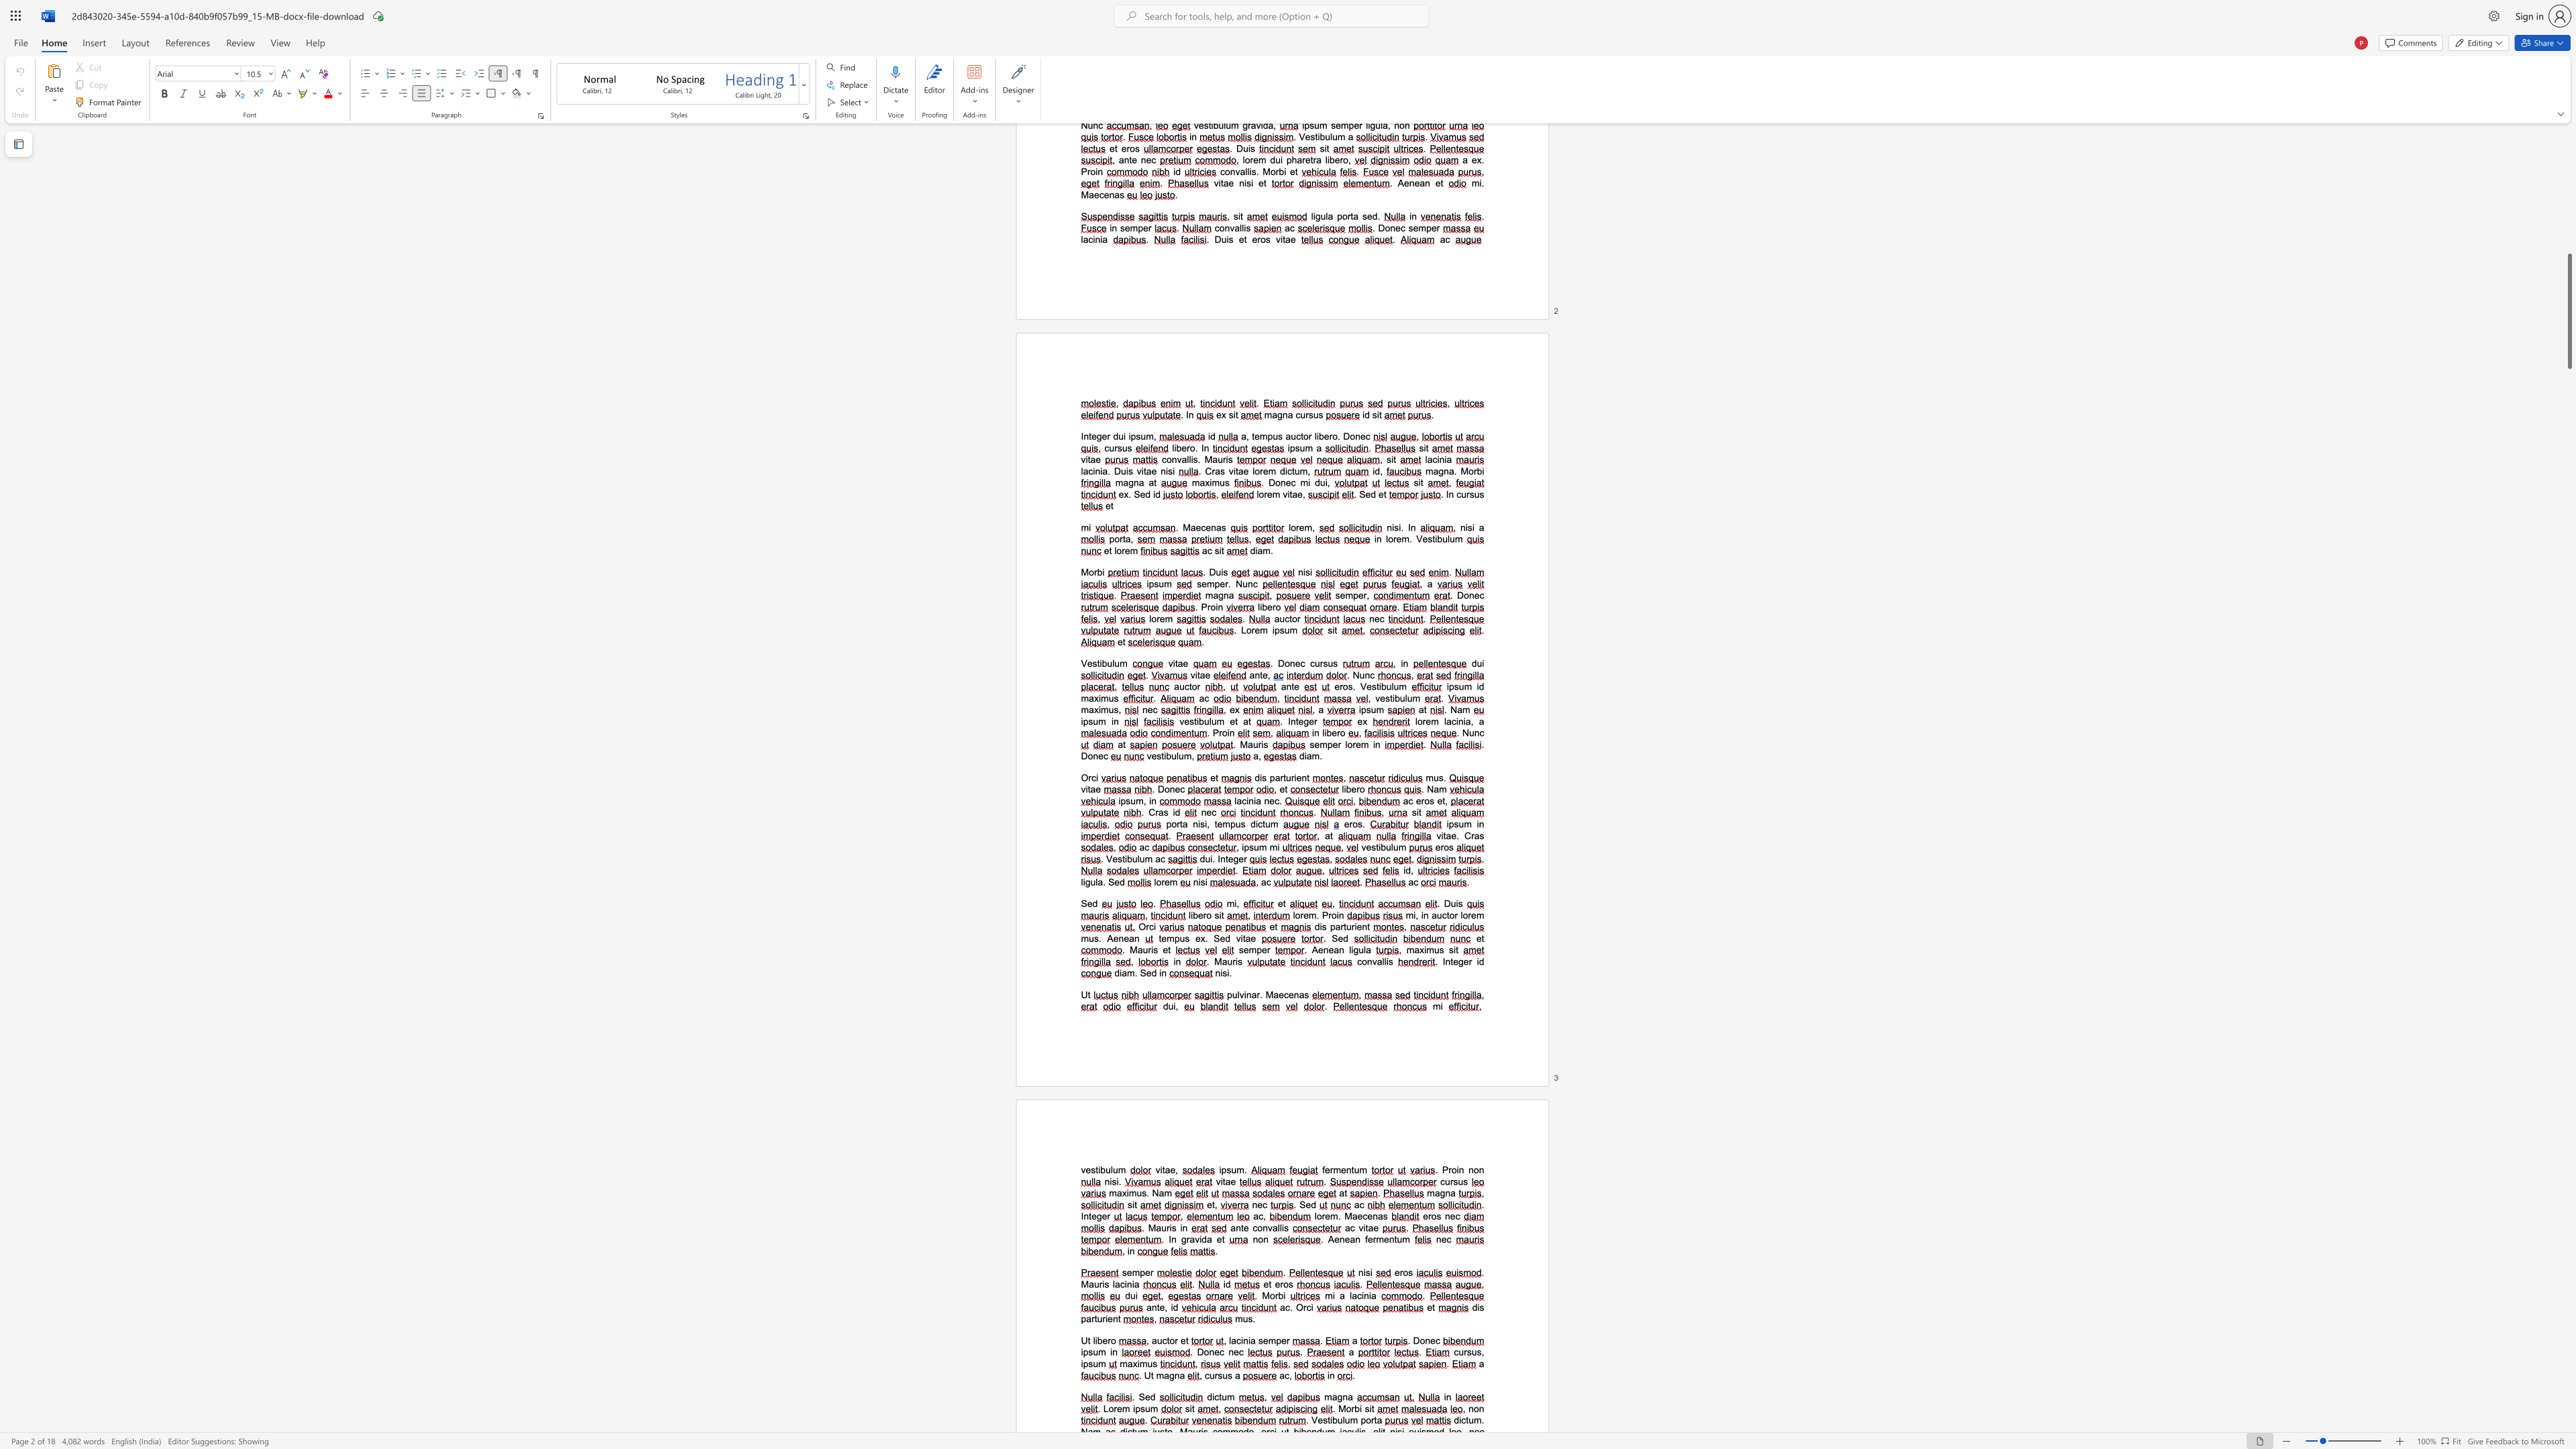 The width and height of the screenshot is (2576, 1449). What do you see at coordinates (1354, 926) in the screenshot?
I see `the 2th character "i" in the text` at bounding box center [1354, 926].